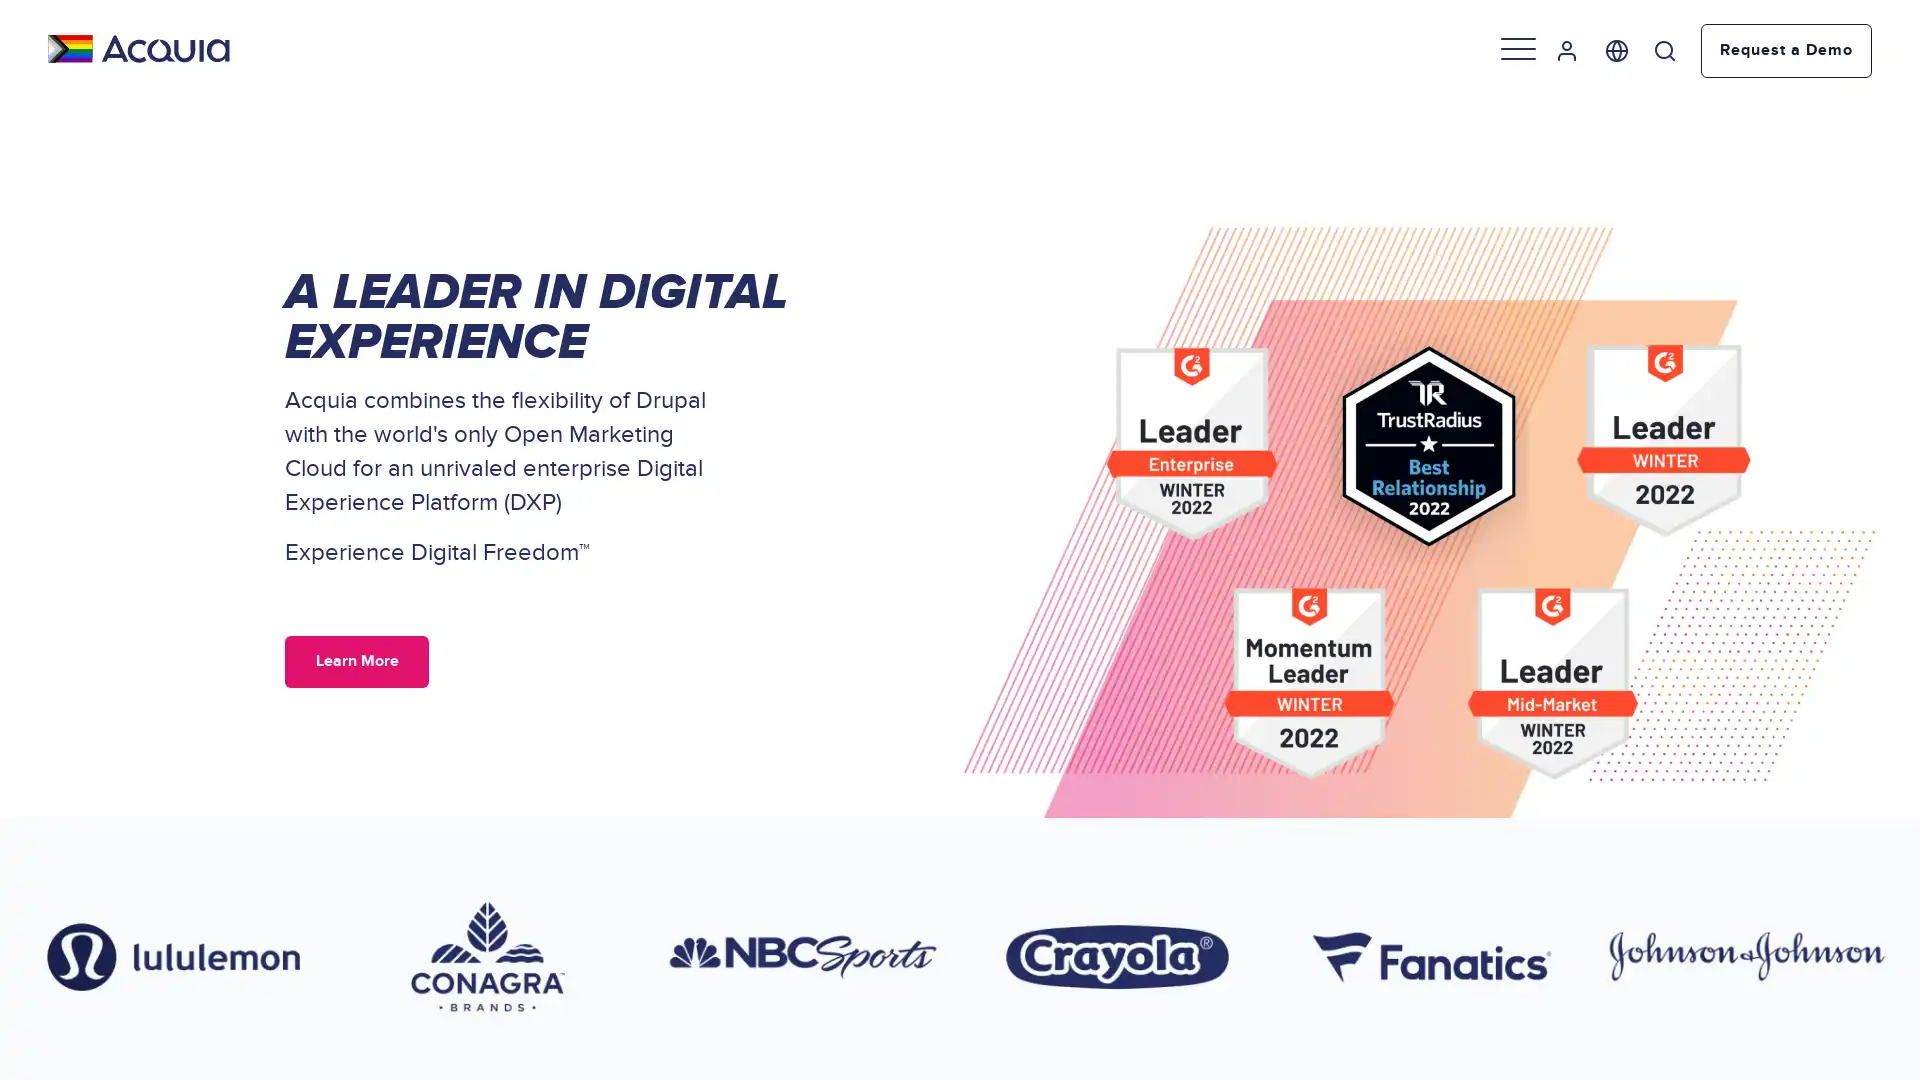 The height and width of the screenshot is (1080, 1920). I want to click on Allow All, so click(203, 894).